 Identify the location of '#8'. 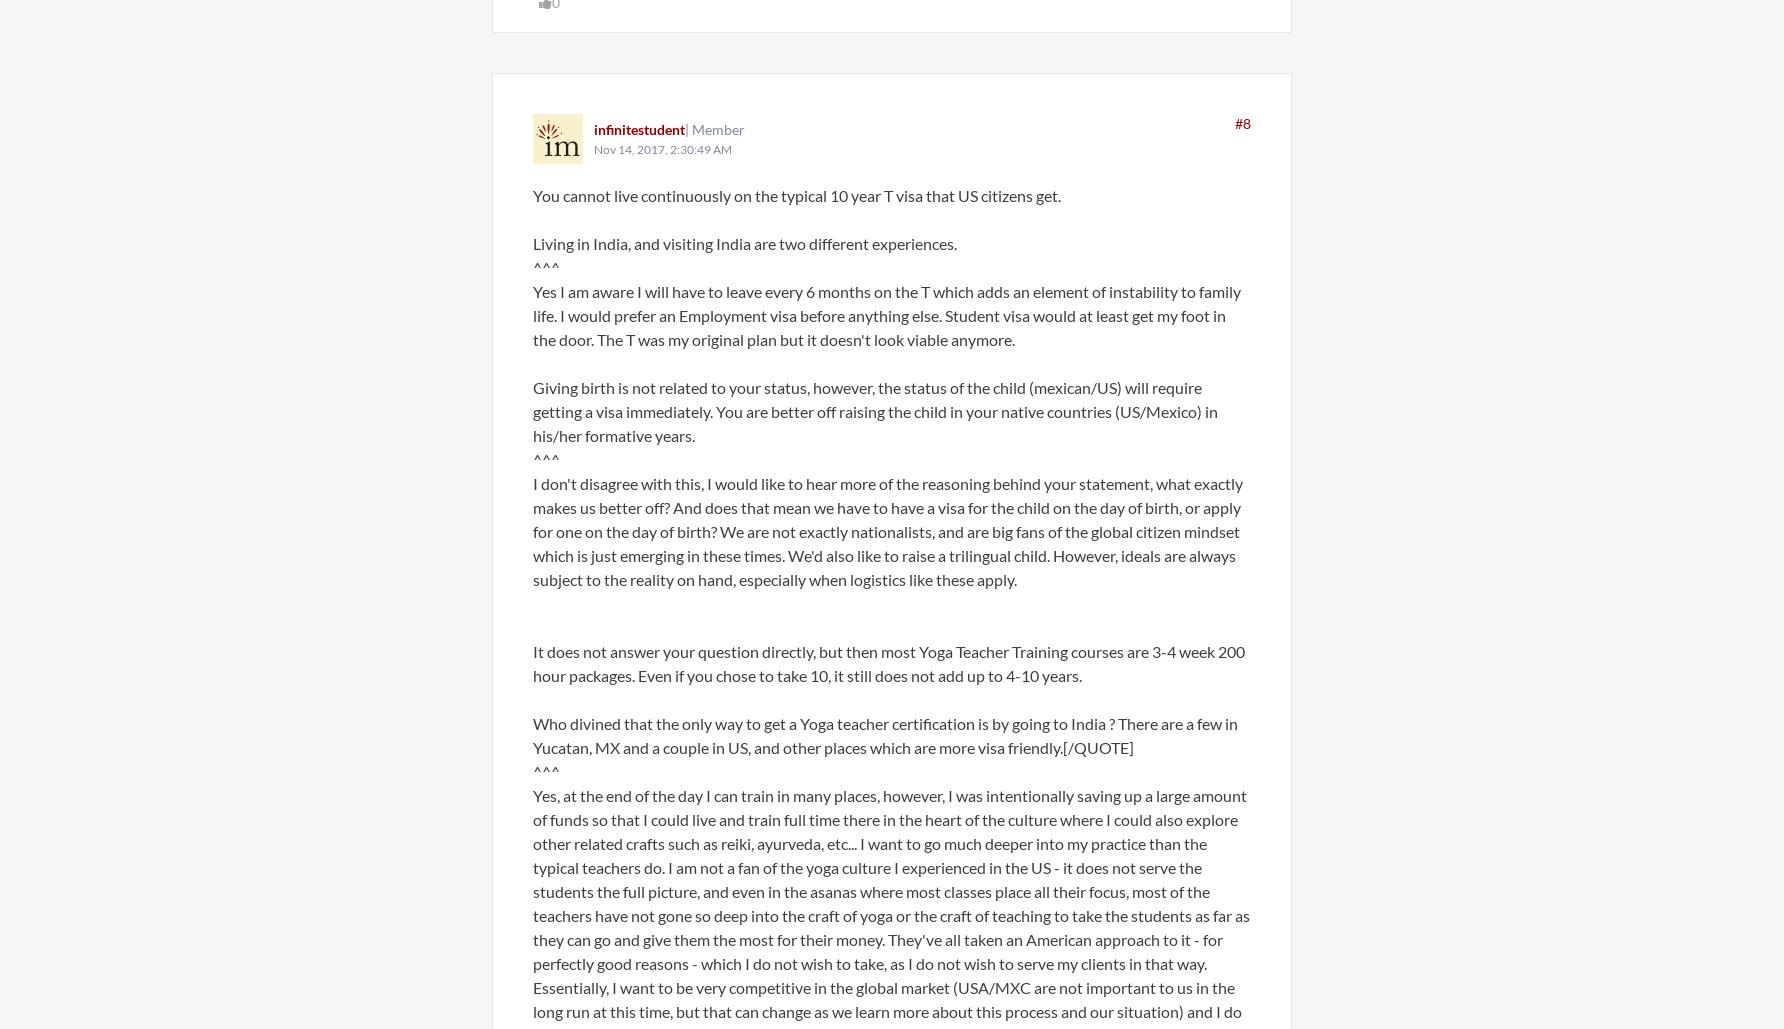
(1234, 122).